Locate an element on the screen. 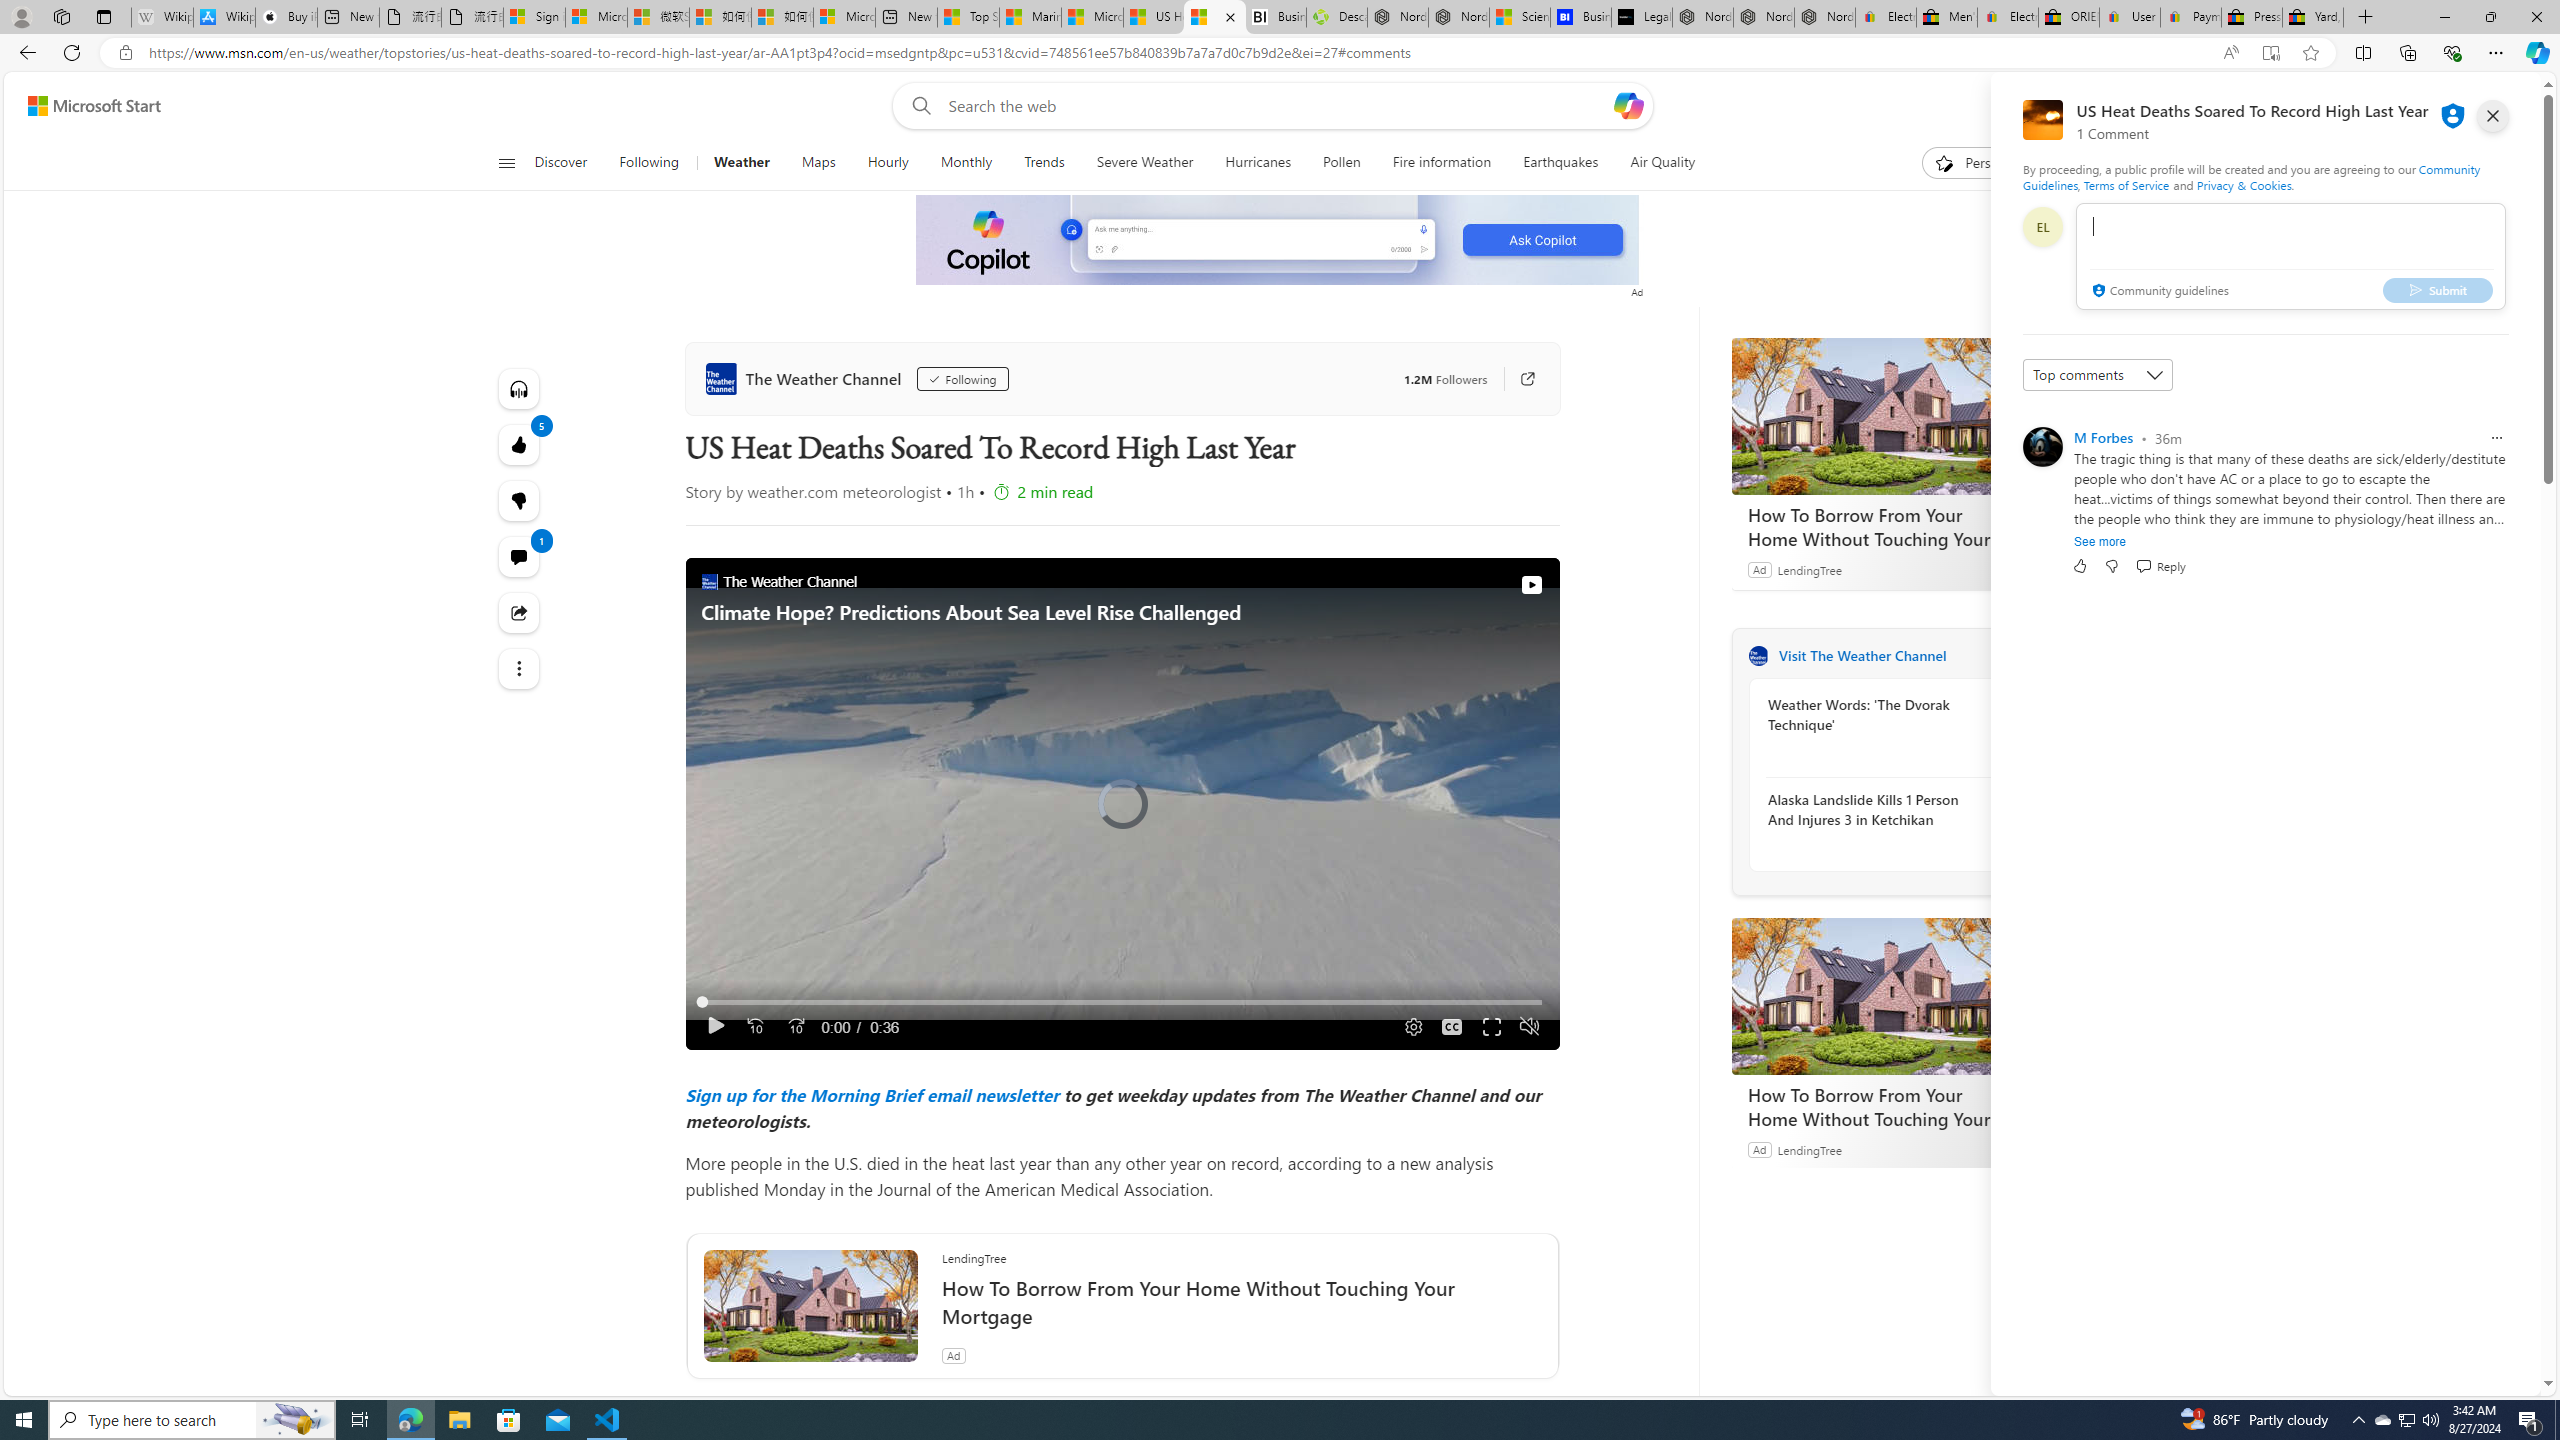 Image resolution: width=2560 pixels, height=1440 pixels. 'Enhance video' is located at coordinates (2230, 53).